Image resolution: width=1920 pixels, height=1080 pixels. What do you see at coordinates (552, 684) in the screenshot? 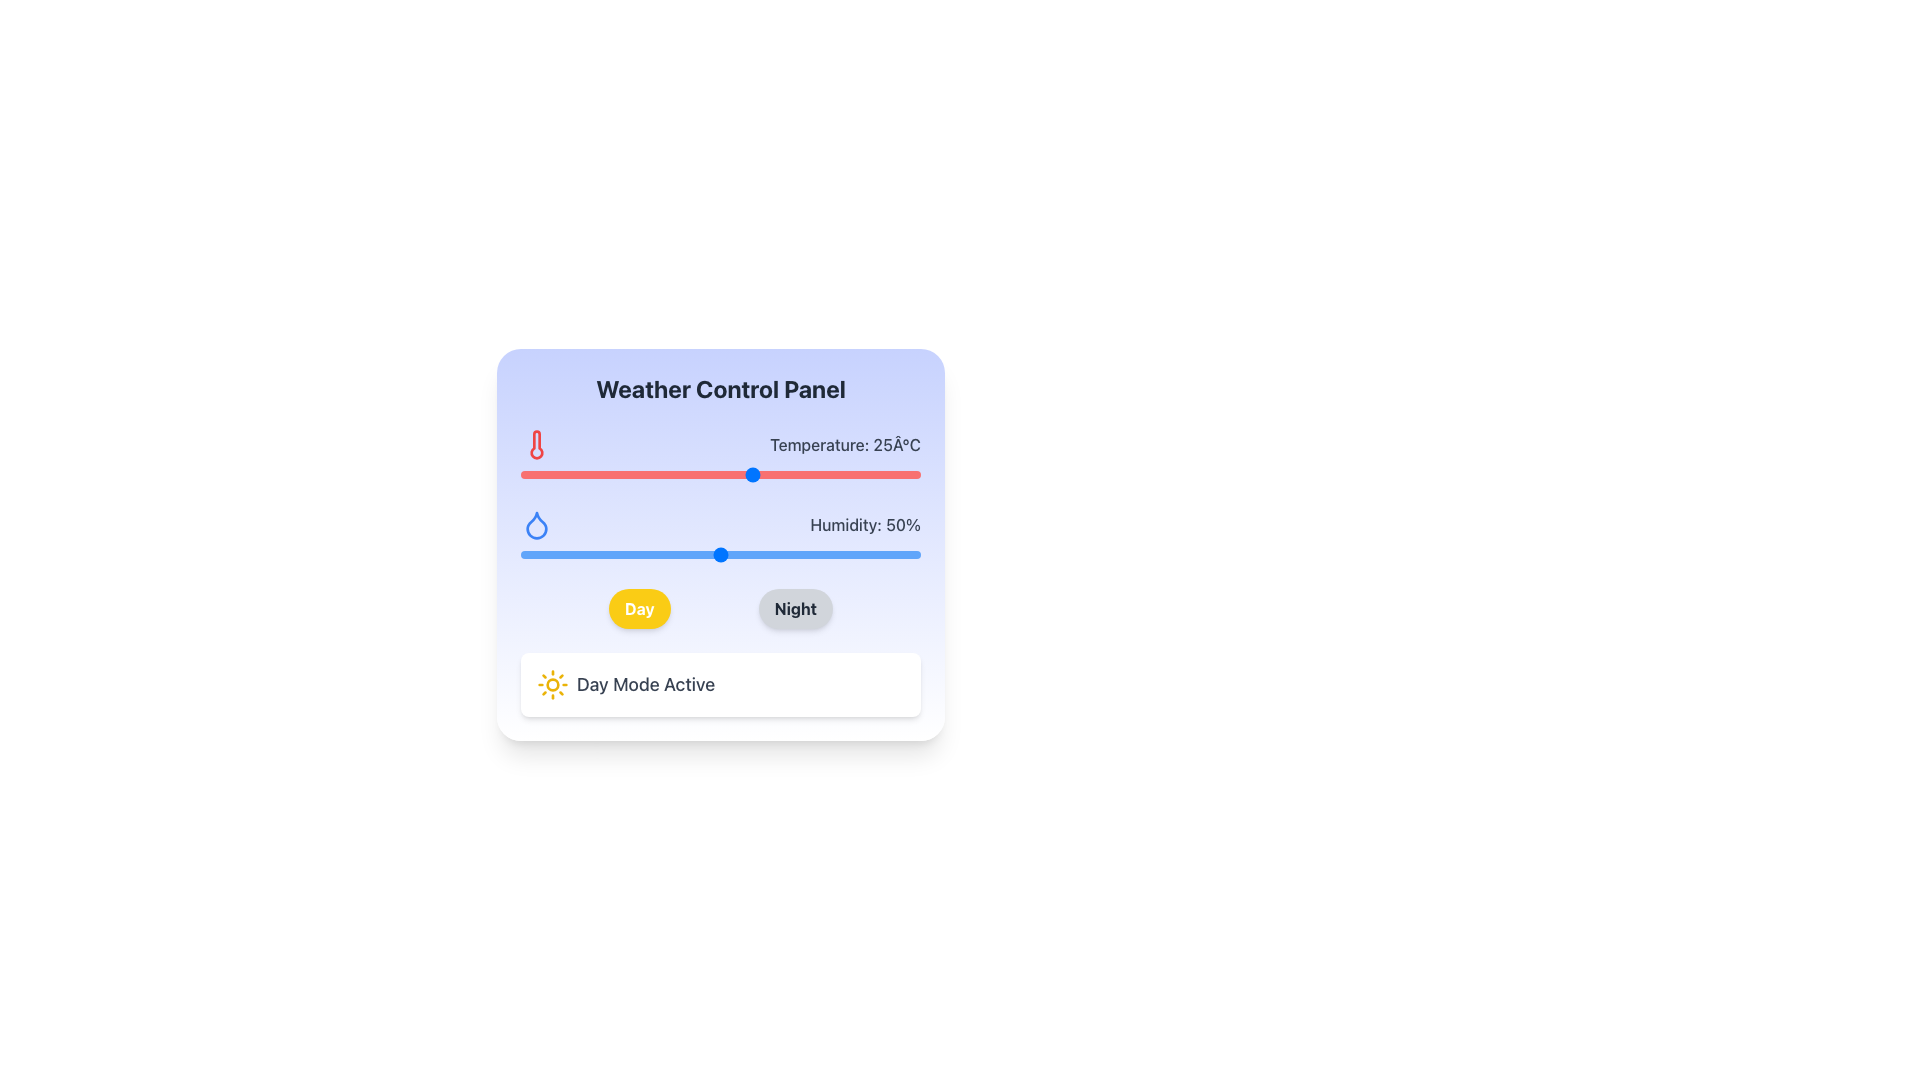
I see `the Circle (SVG component) that represents the core of the sun in the 'Day Mode Active' visualization` at bounding box center [552, 684].